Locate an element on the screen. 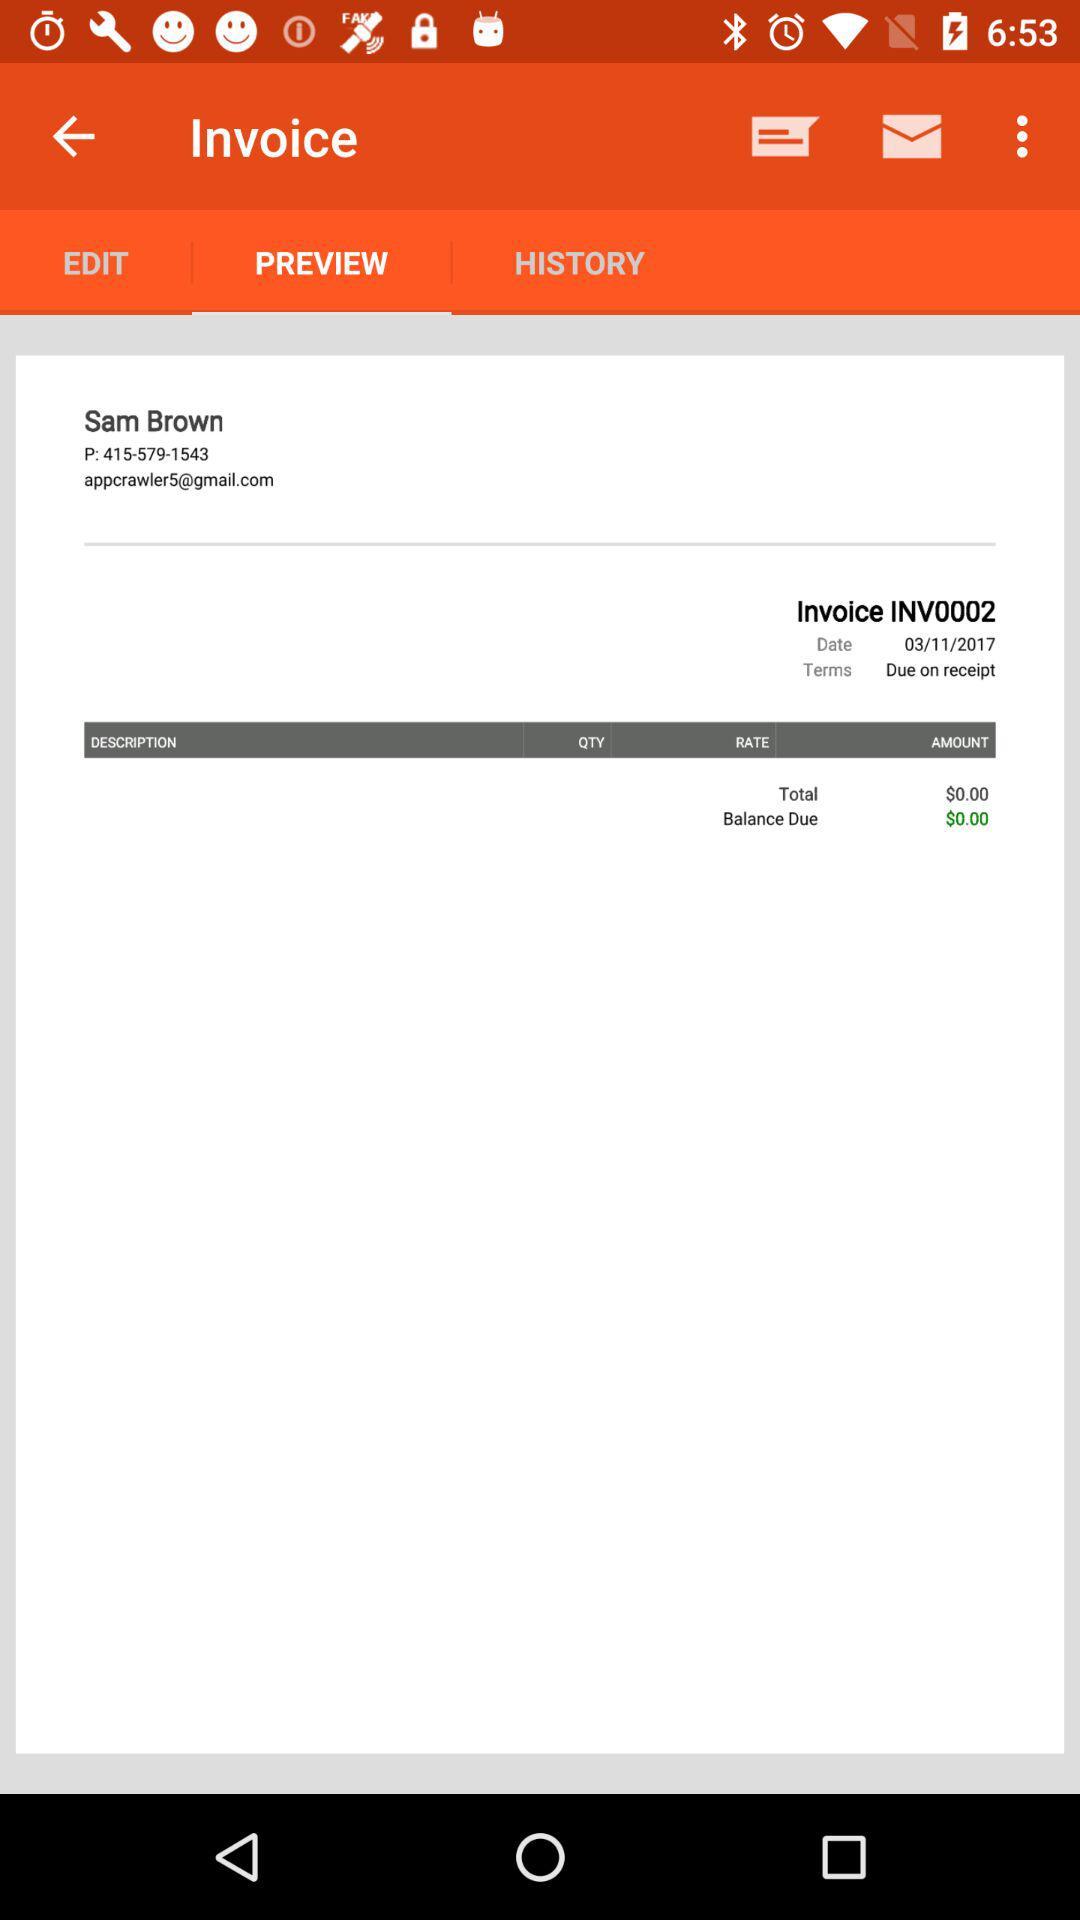 This screenshot has width=1080, height=1920. the app to the left of the preview is located at coordinates (96, 261).